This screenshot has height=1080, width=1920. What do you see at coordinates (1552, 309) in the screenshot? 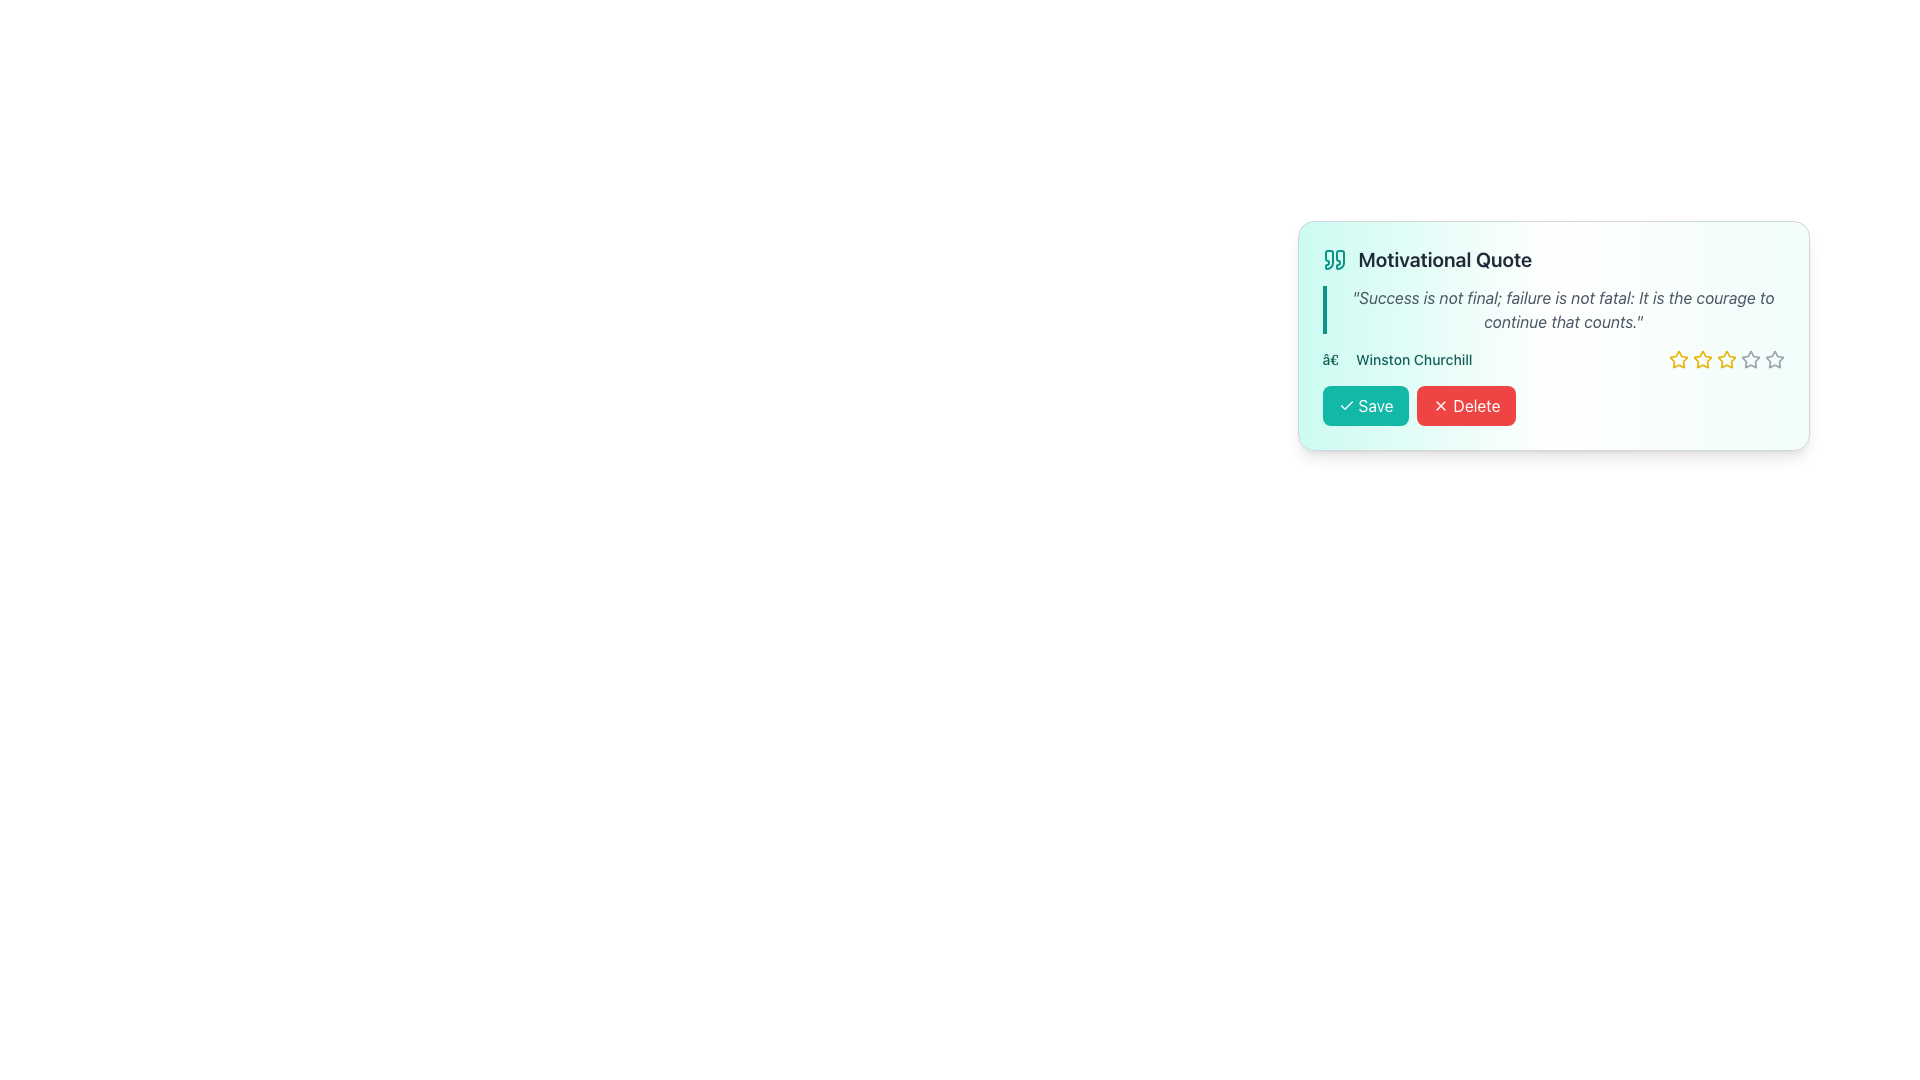
I see `the motivational quote text element, which is centrally positioned below the heading 'Motivational Quote' and above the text '— Winston Churchill' as well as the 'Save' and 'Delete' buttons` at bounding box center [1552, 309].